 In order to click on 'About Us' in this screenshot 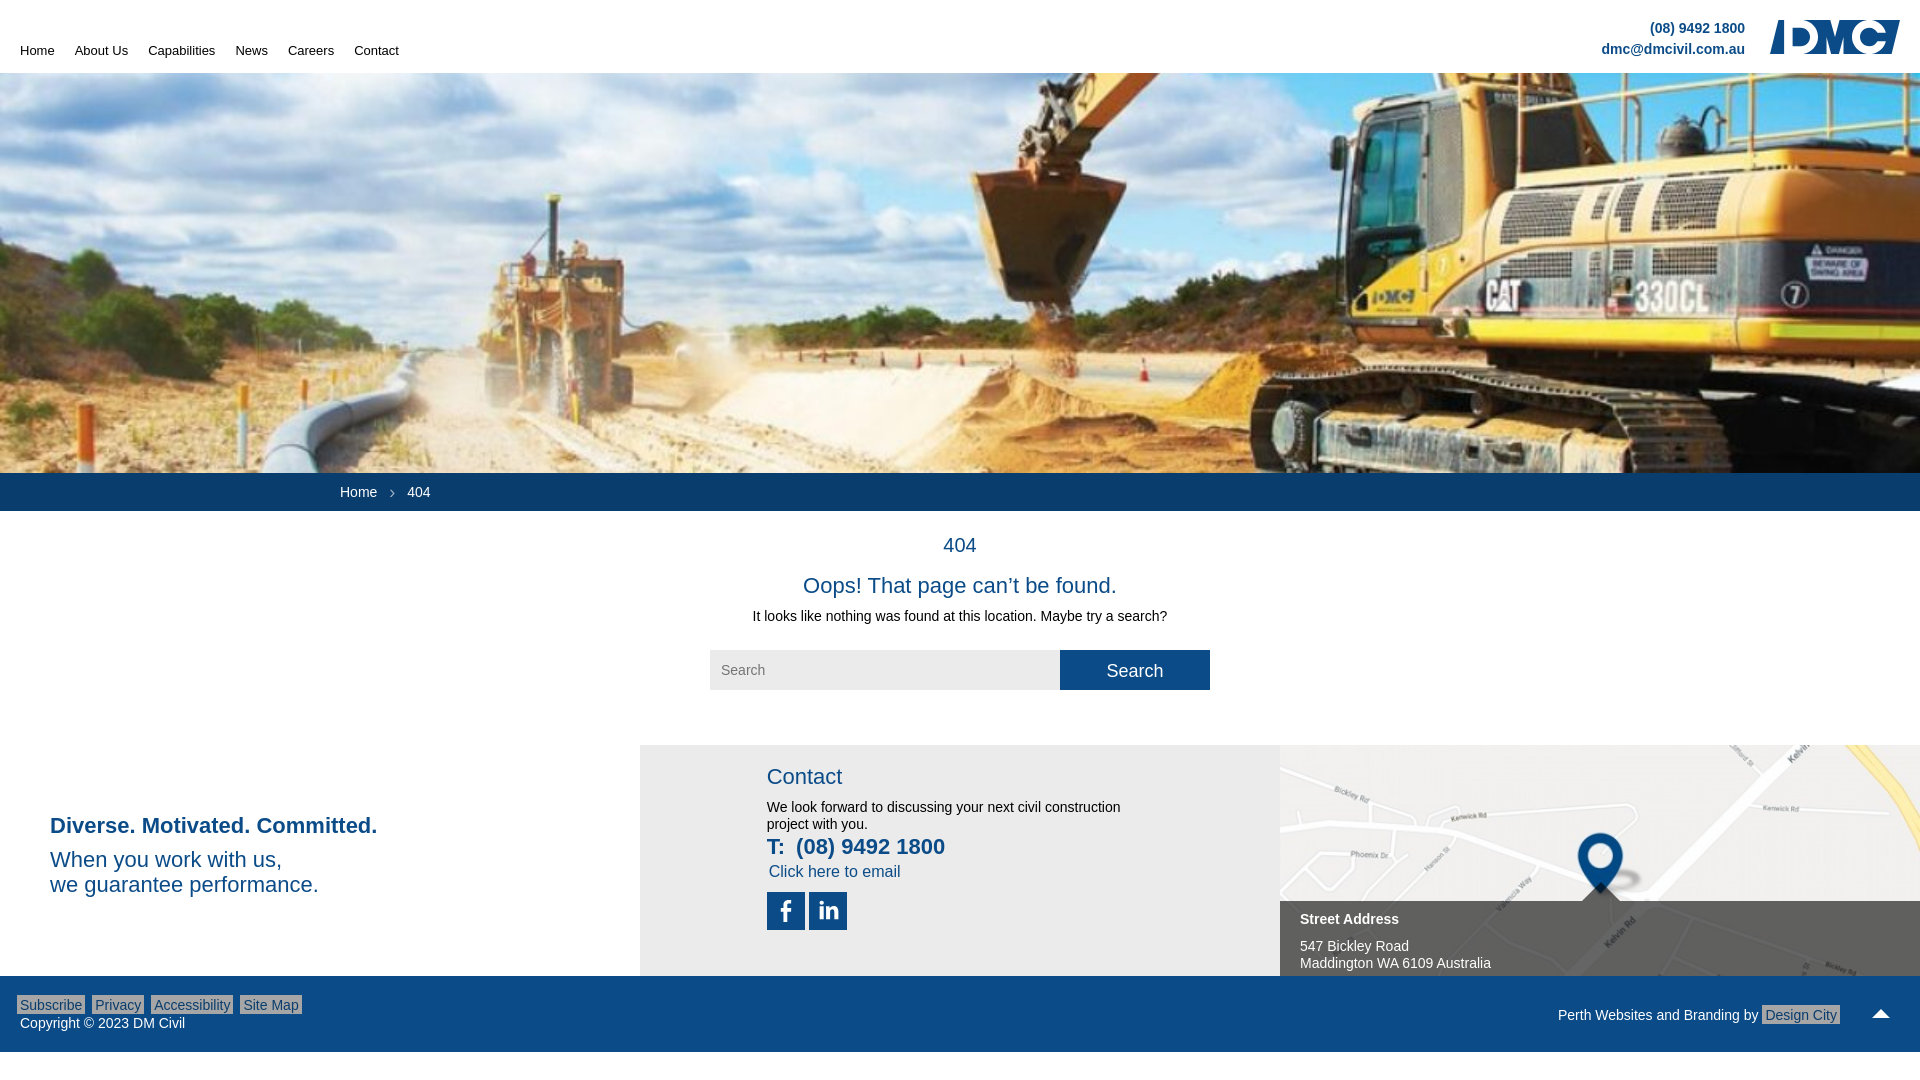, I will do `click(100, 49)`.